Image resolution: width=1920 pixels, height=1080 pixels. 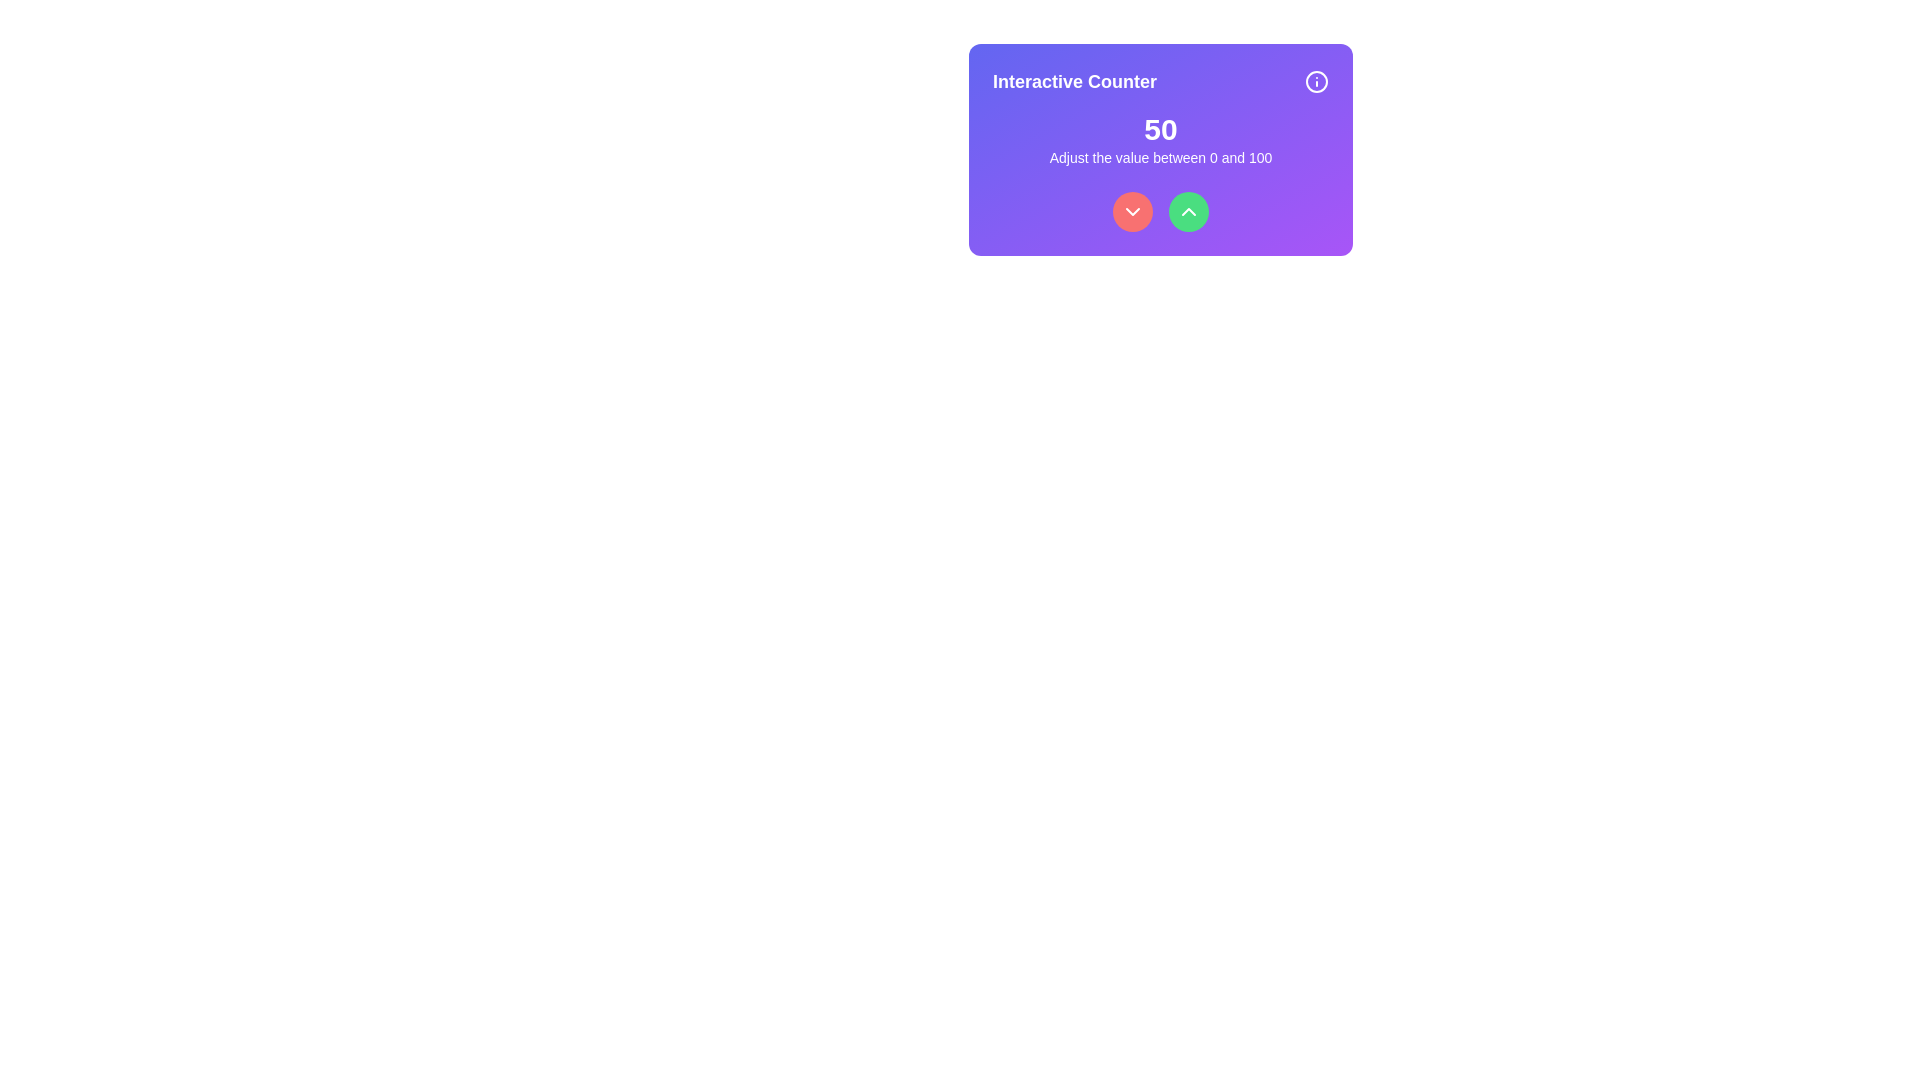 What do you see at coordinates (1189, 212) in the screenshot?
I see `the second circular green button with an upward chevron arrow to observe the hover effect` at bounding box center [1189, 212].